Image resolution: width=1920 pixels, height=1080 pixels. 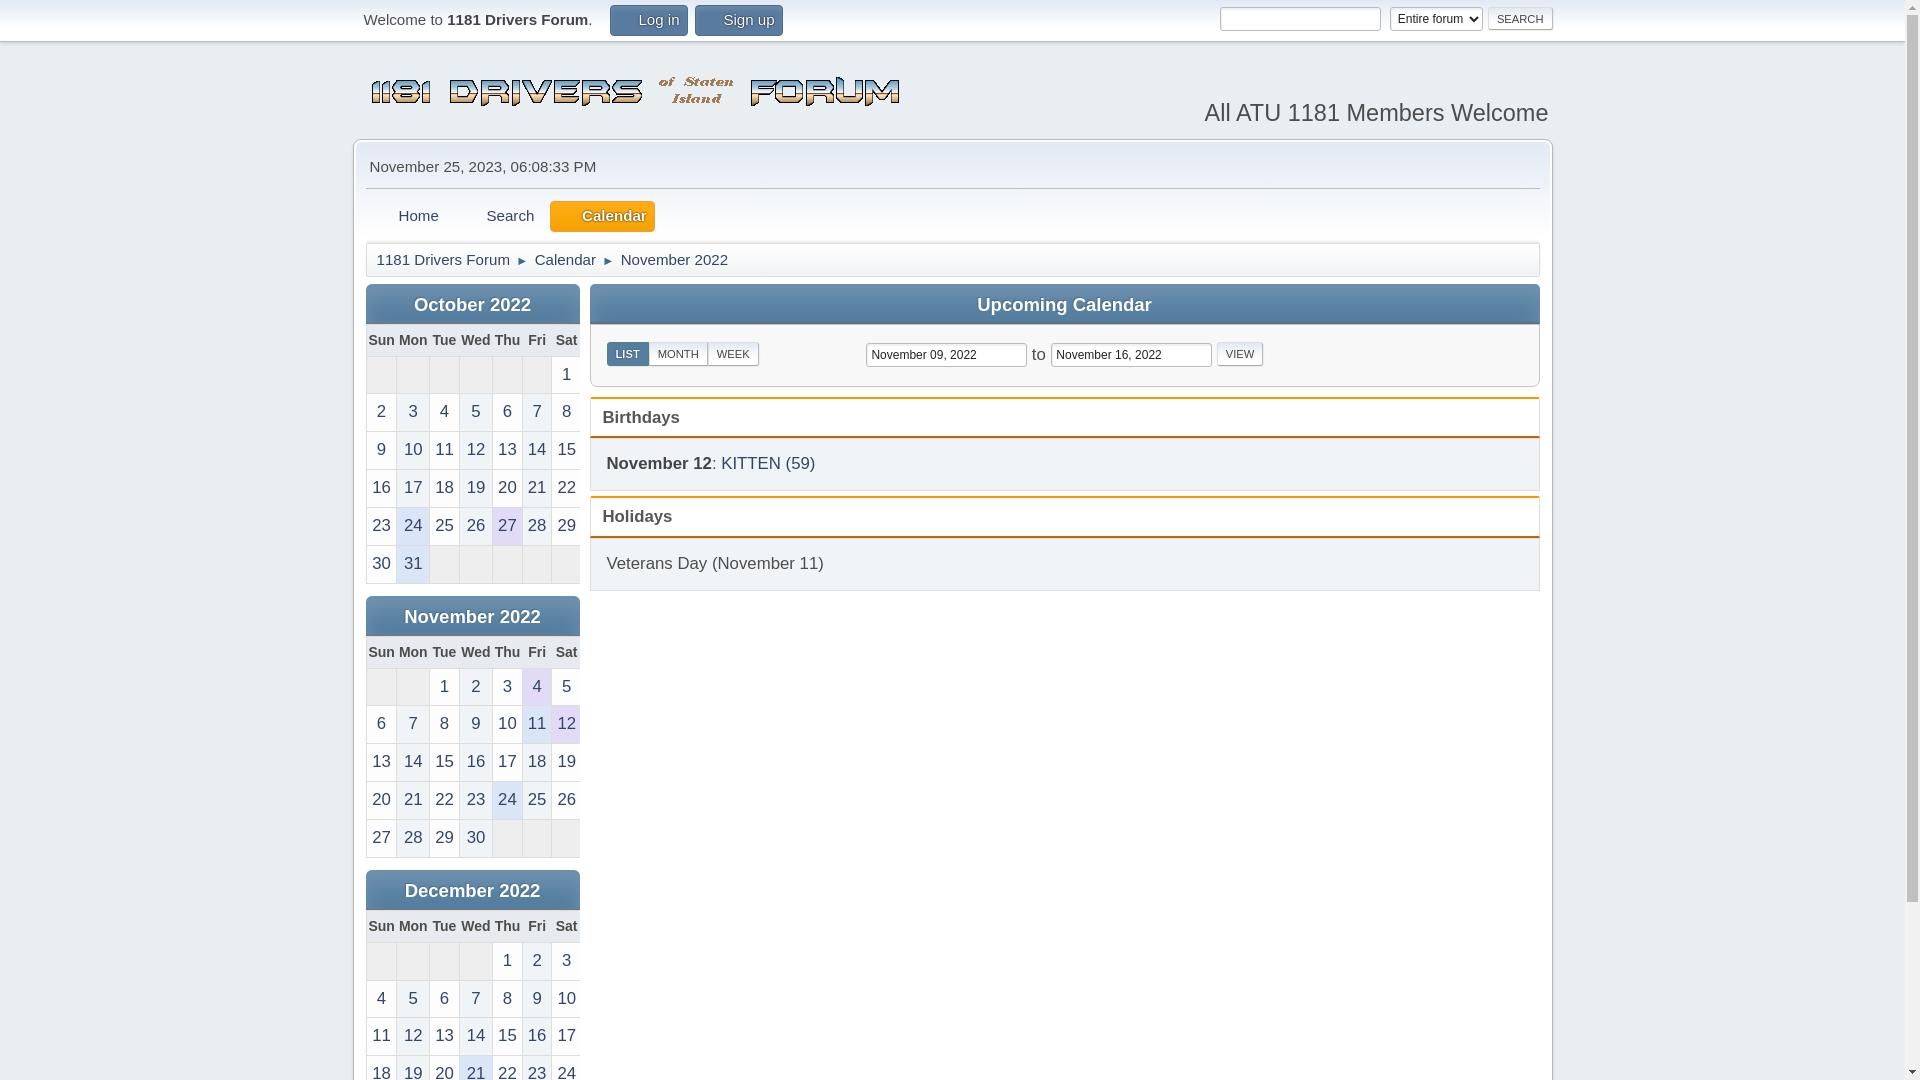 I want to click on '12', so click(x=397, y=1035).